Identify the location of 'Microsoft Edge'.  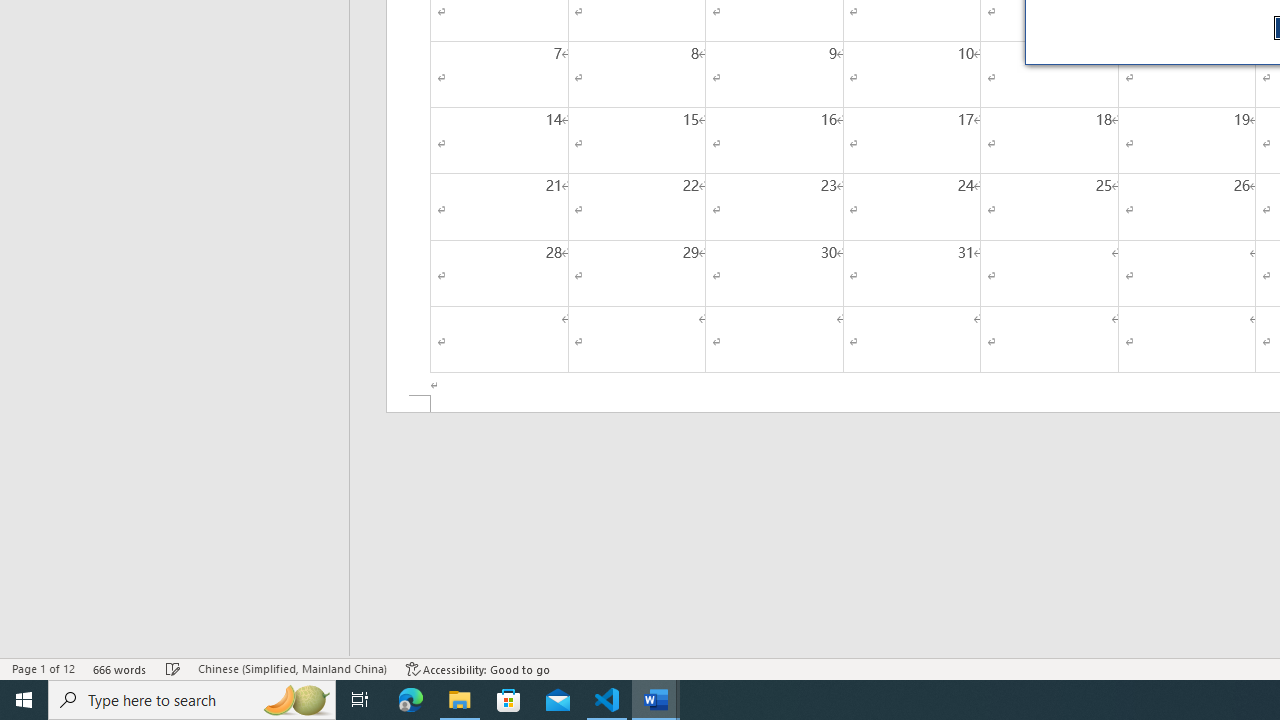
(410, 698).